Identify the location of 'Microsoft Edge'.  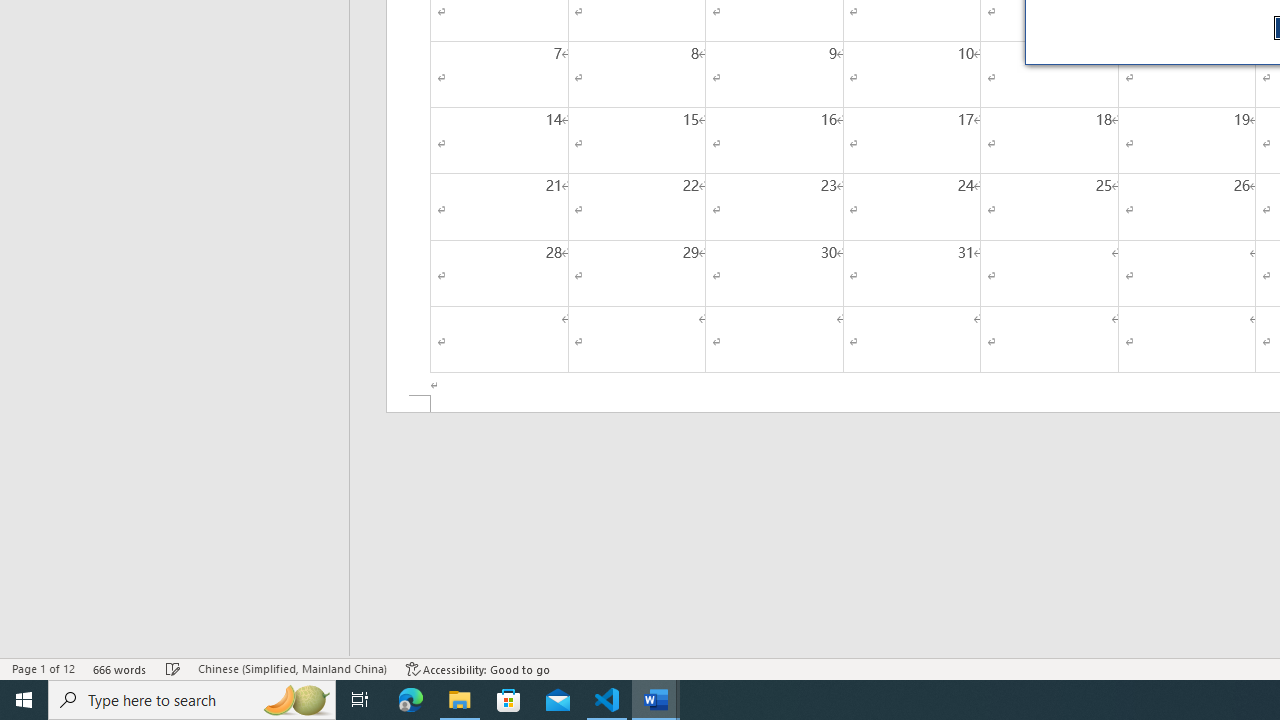
(410, 698).